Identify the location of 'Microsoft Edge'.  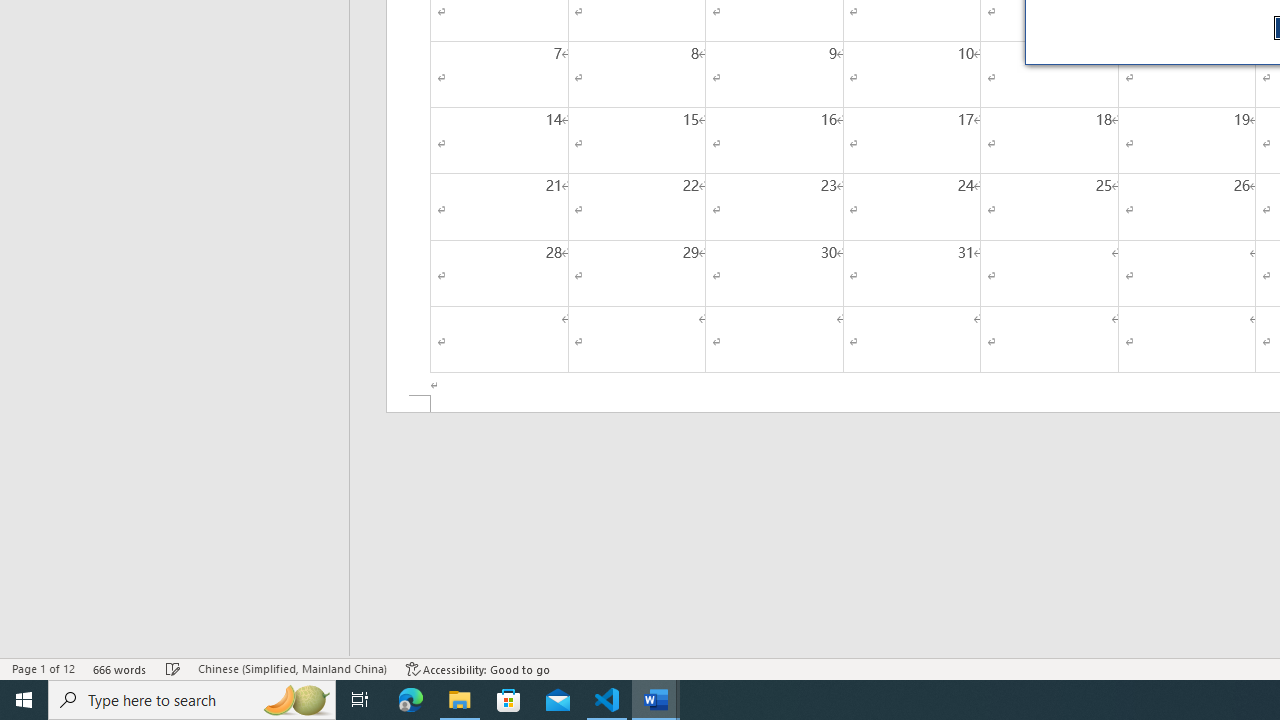
(410, 698).